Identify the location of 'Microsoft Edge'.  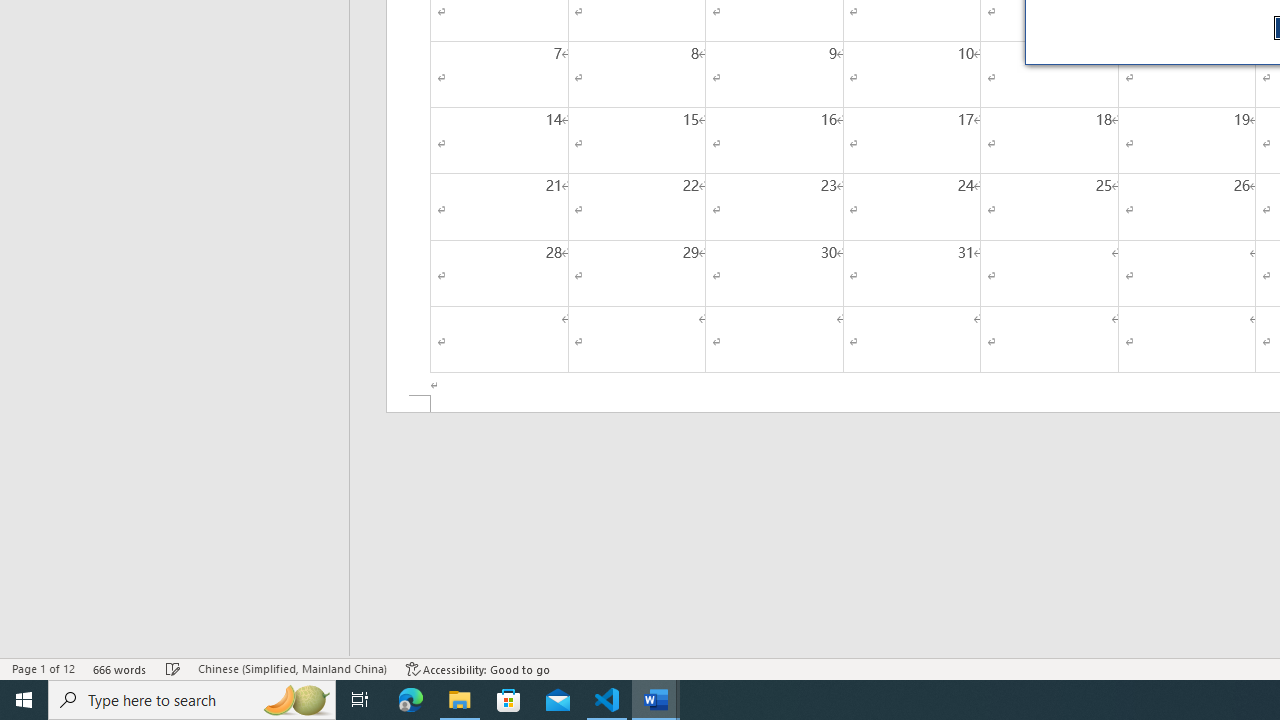
(410, 698).